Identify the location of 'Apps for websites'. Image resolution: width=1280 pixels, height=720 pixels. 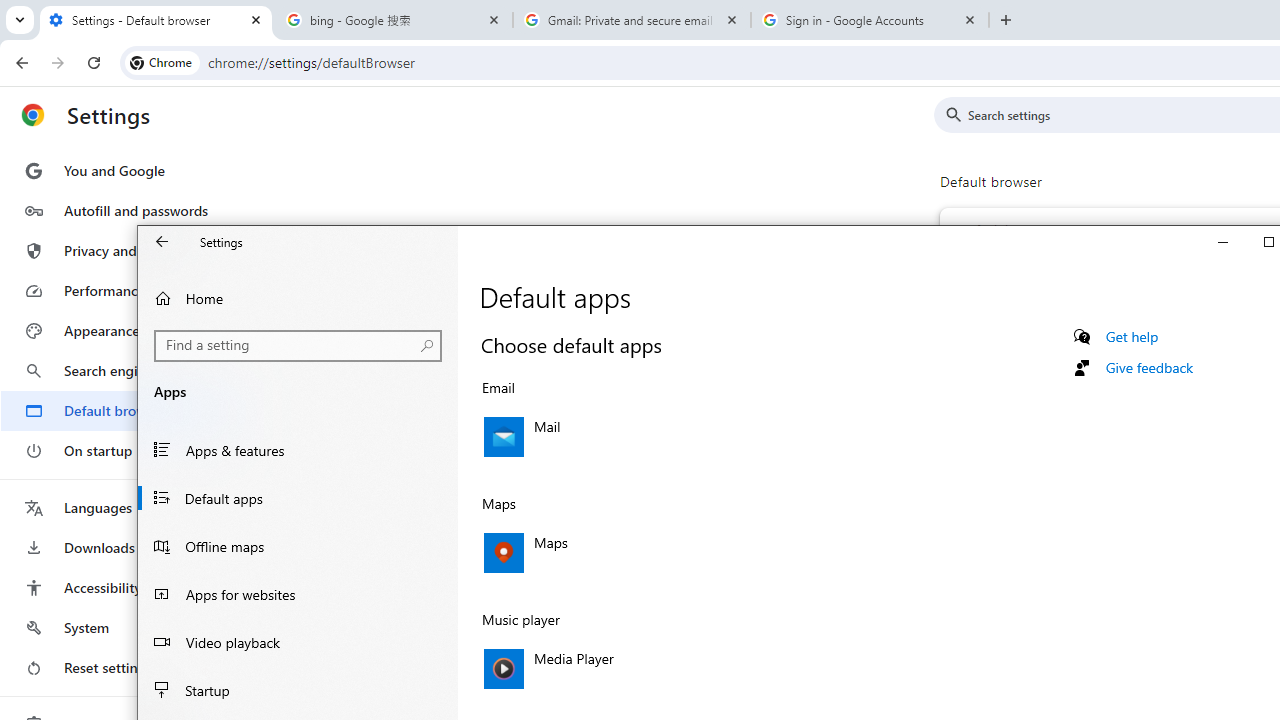
(297, 593).